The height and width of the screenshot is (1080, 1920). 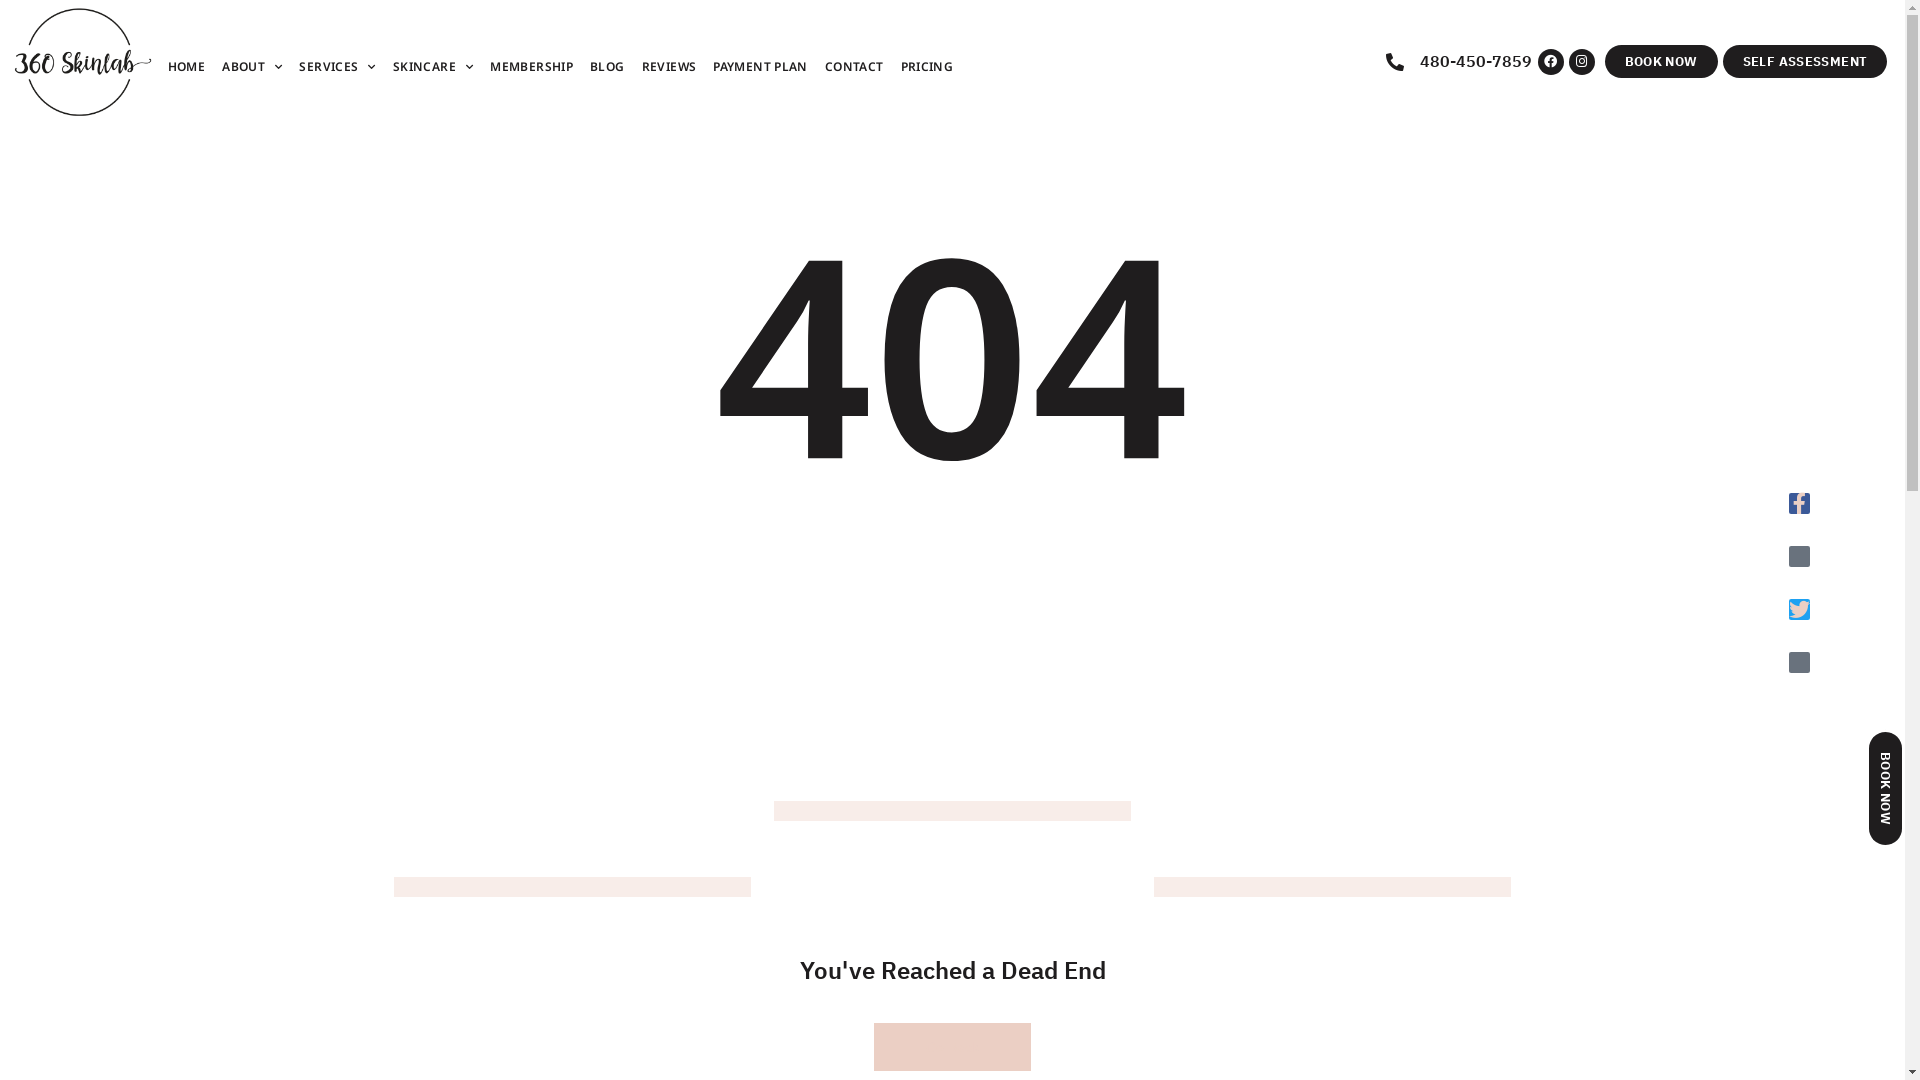 I want to click on 'PAYMENT PLAN', so click(x=711, y=65).